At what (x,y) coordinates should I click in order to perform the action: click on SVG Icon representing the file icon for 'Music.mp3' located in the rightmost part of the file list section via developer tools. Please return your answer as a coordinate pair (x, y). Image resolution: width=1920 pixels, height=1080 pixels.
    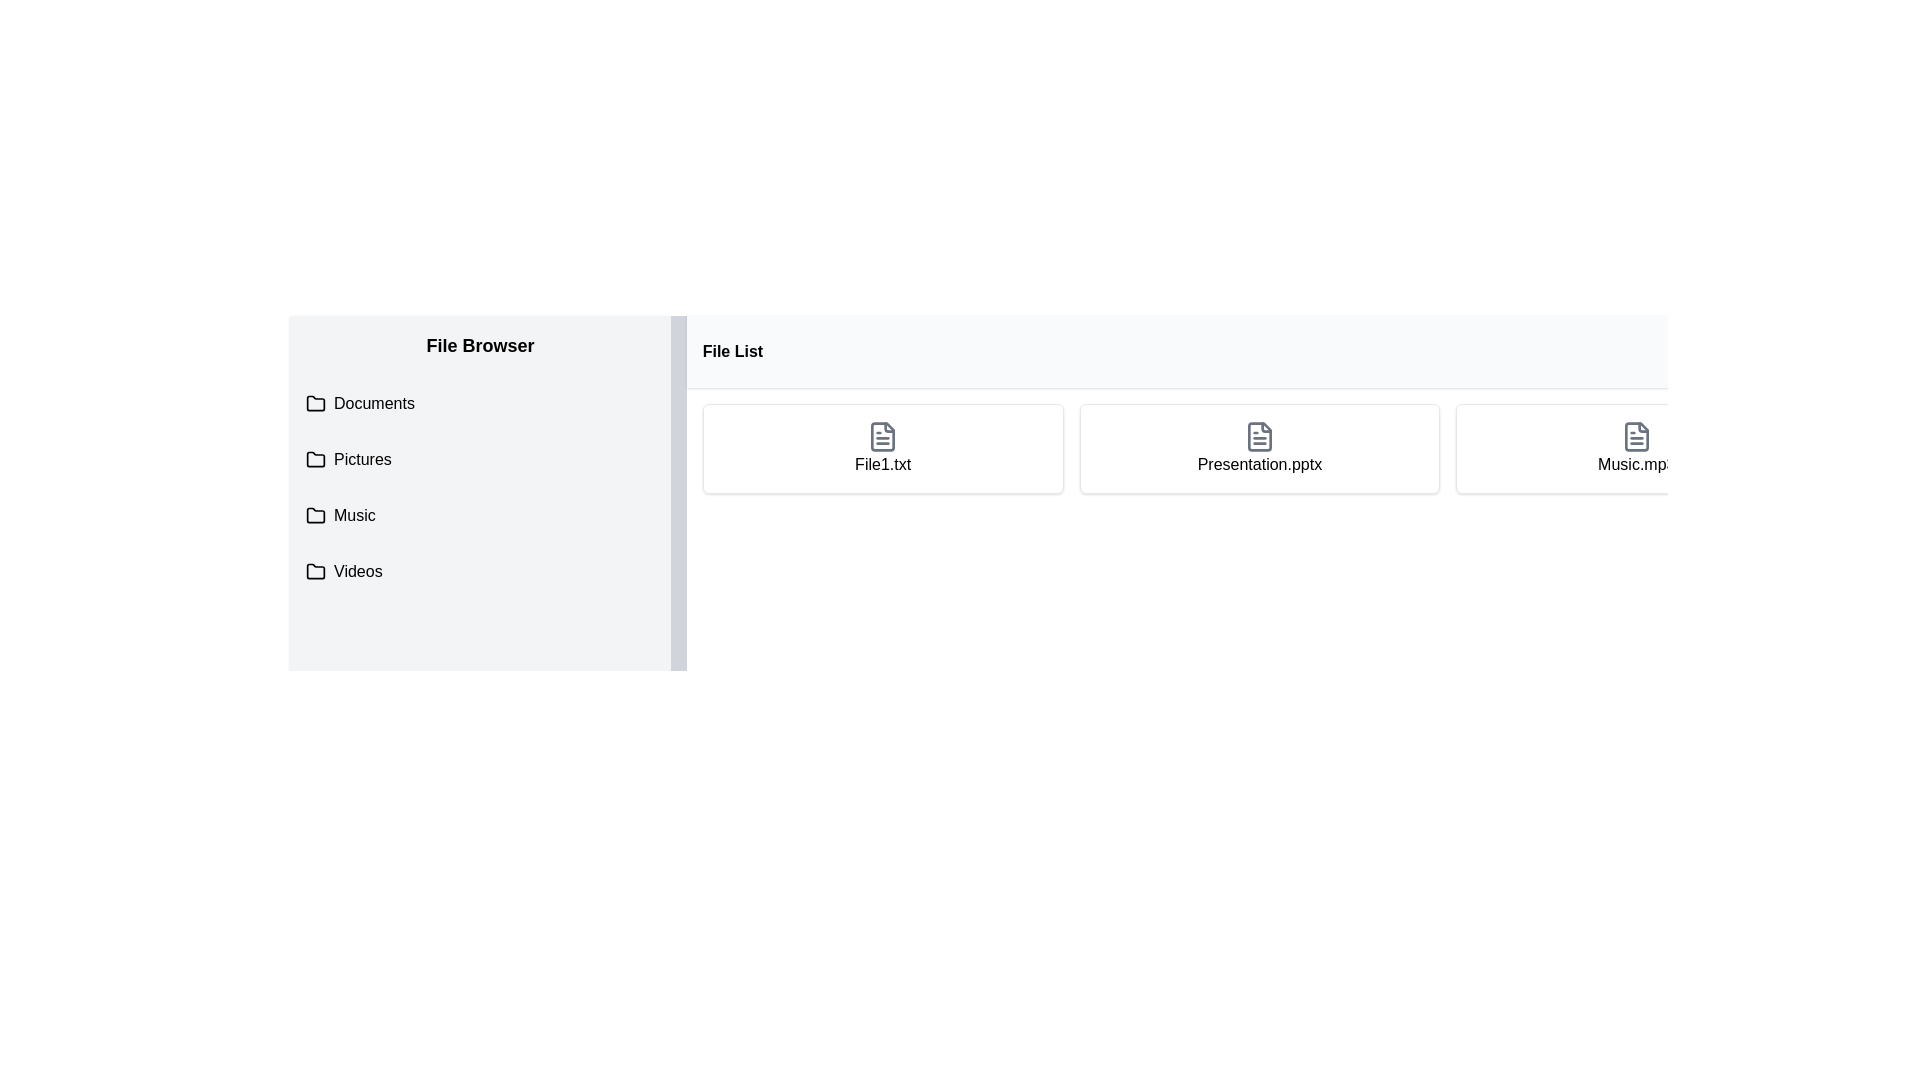
    Looking at the image, I should click on (1636, 435).